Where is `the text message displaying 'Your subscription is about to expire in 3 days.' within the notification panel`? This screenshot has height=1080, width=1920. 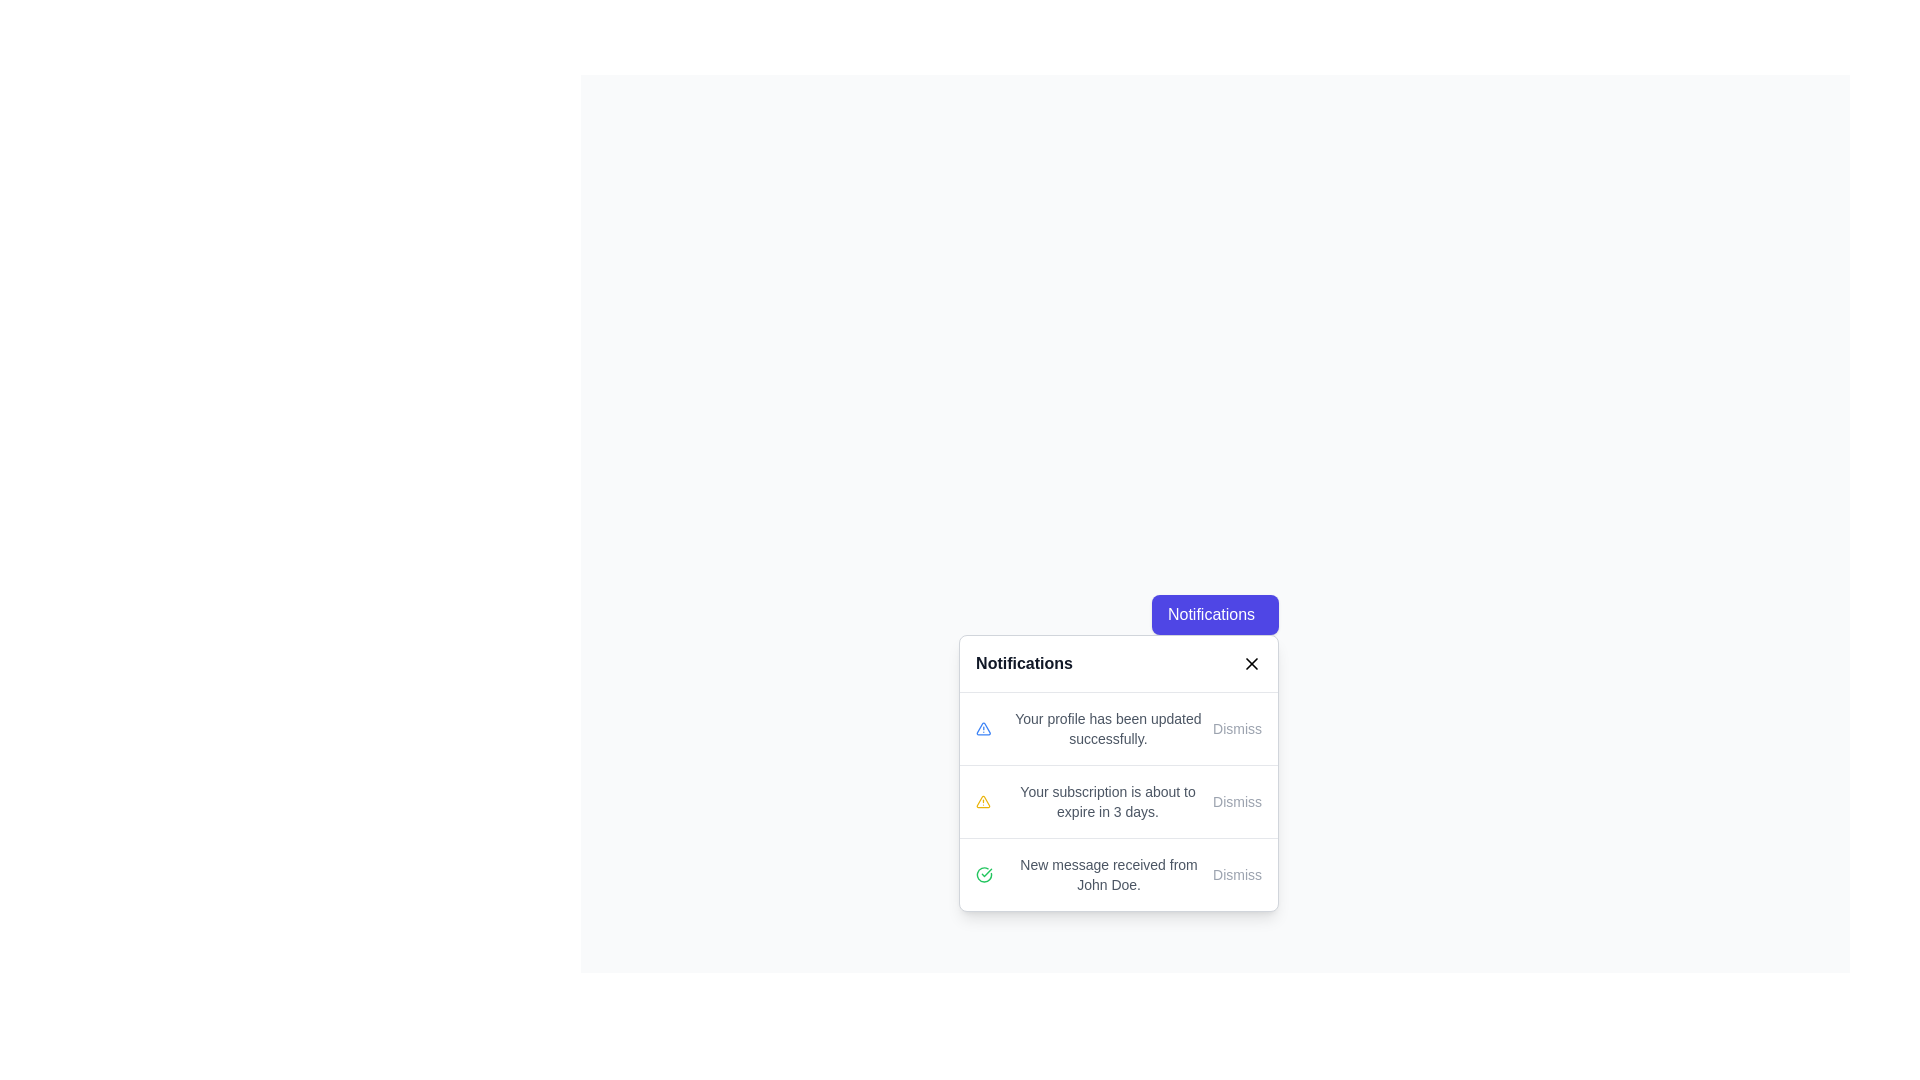 the text message displaying 'Your subscription is about to expire in 3 days.' within the notification panel is located at coordinates (1107, 801).